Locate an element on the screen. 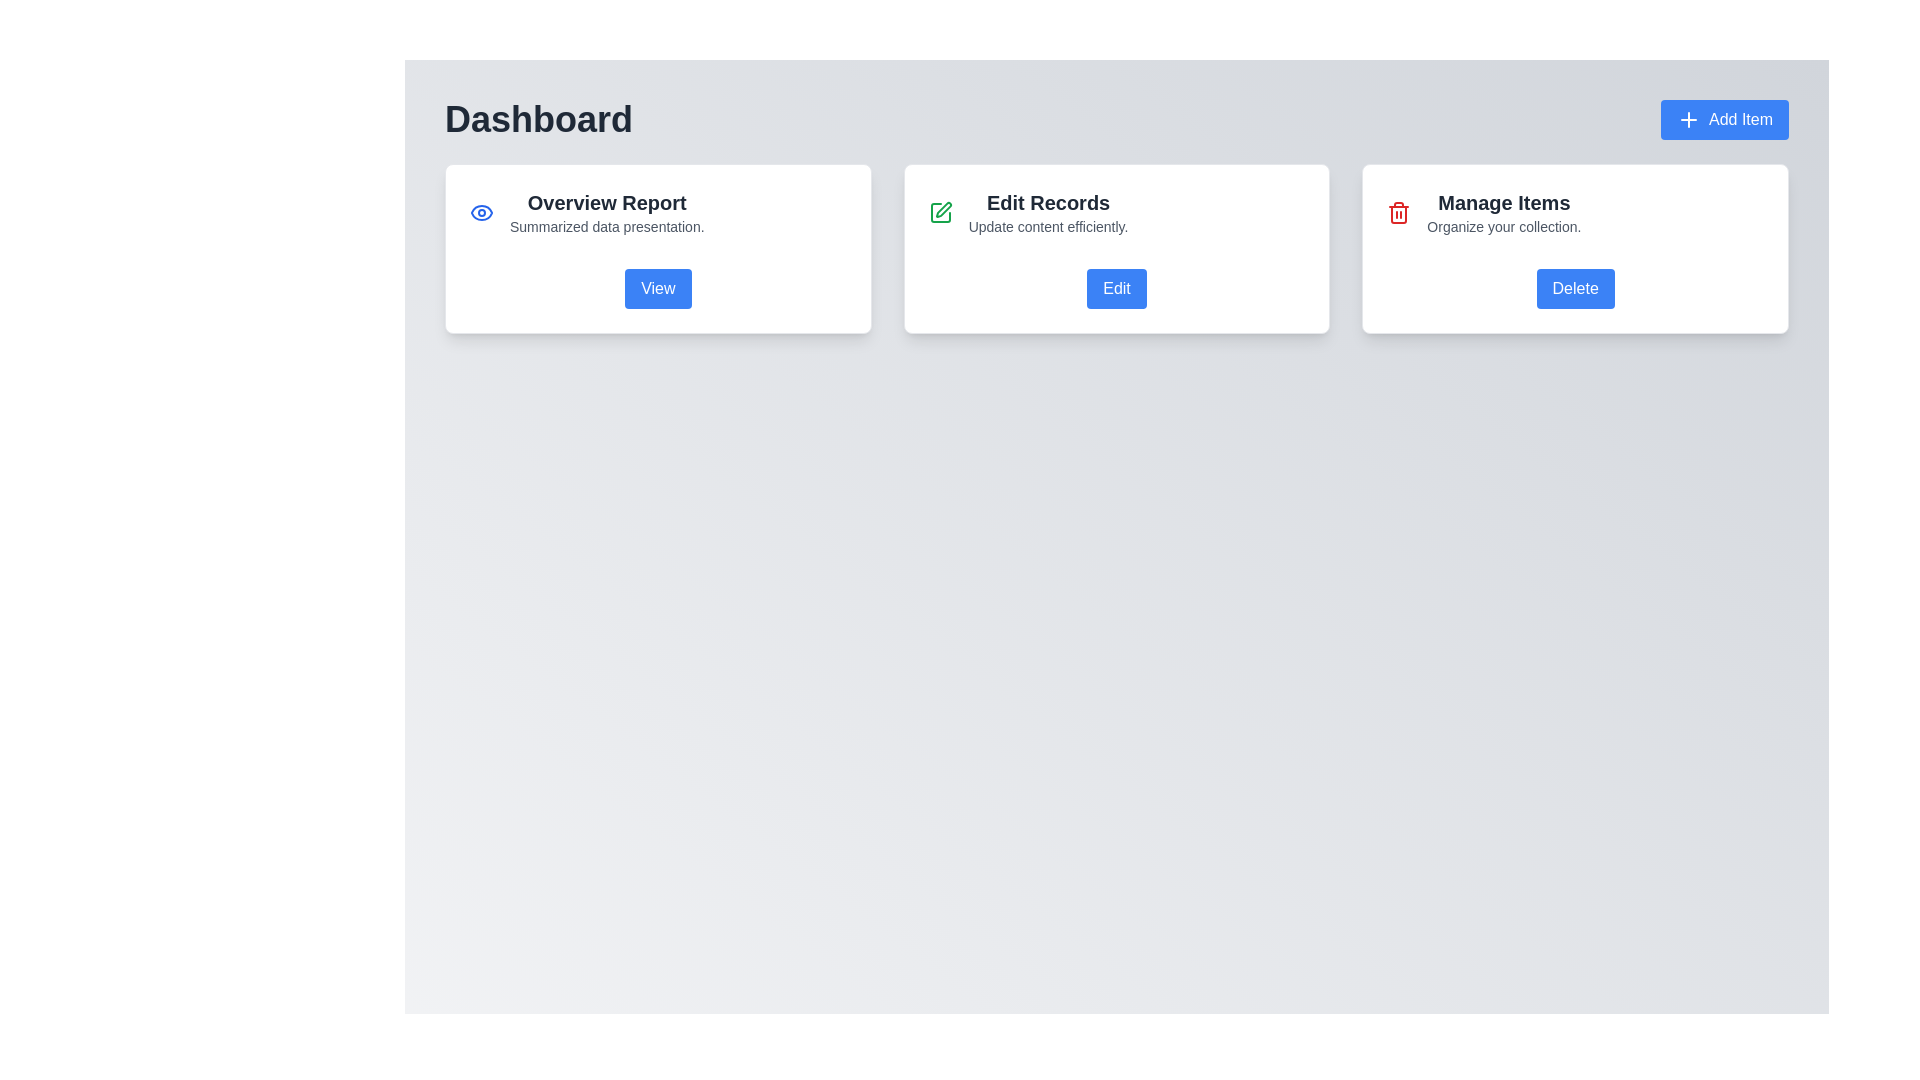  the delete button located at the bottom-right corner of the 'Manage Items' card is located at coordinates (1574, 289).